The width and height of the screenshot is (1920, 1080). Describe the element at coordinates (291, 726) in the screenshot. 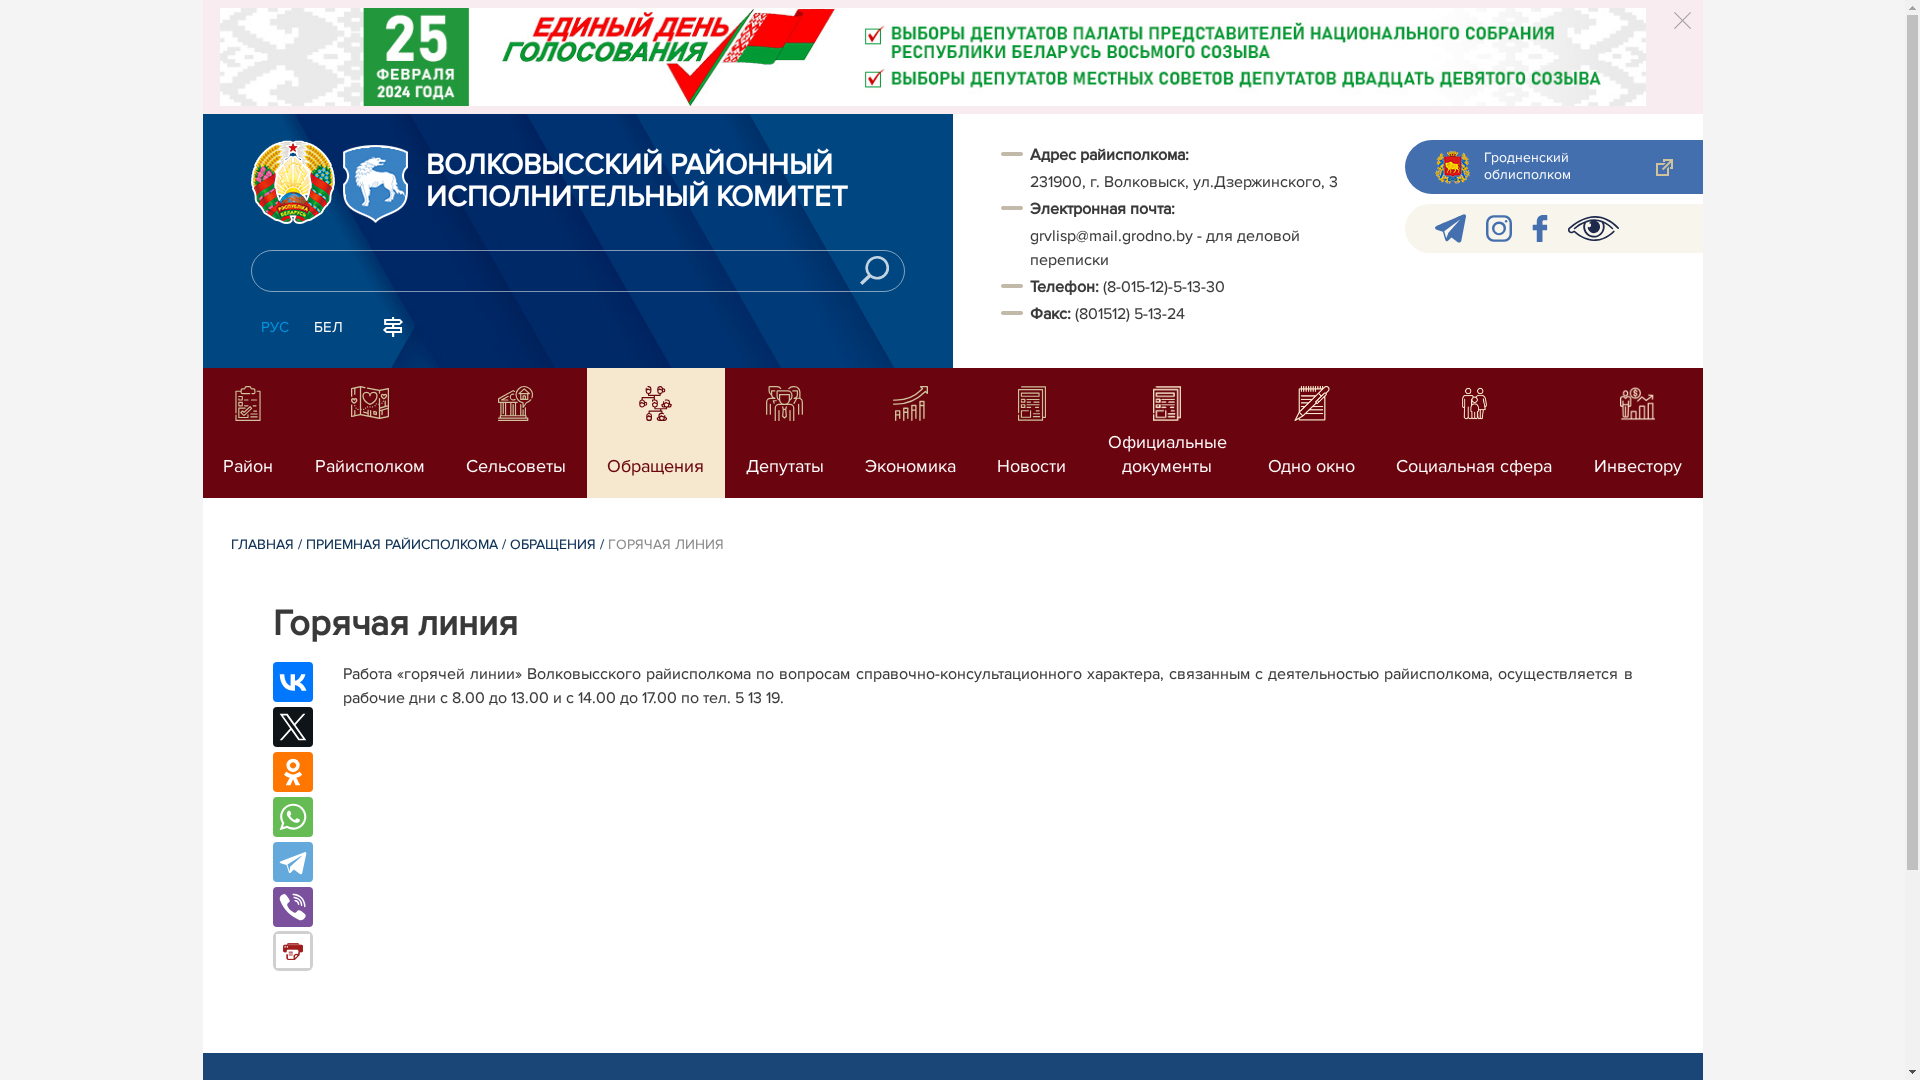

I see `'Twitter'` at that location.